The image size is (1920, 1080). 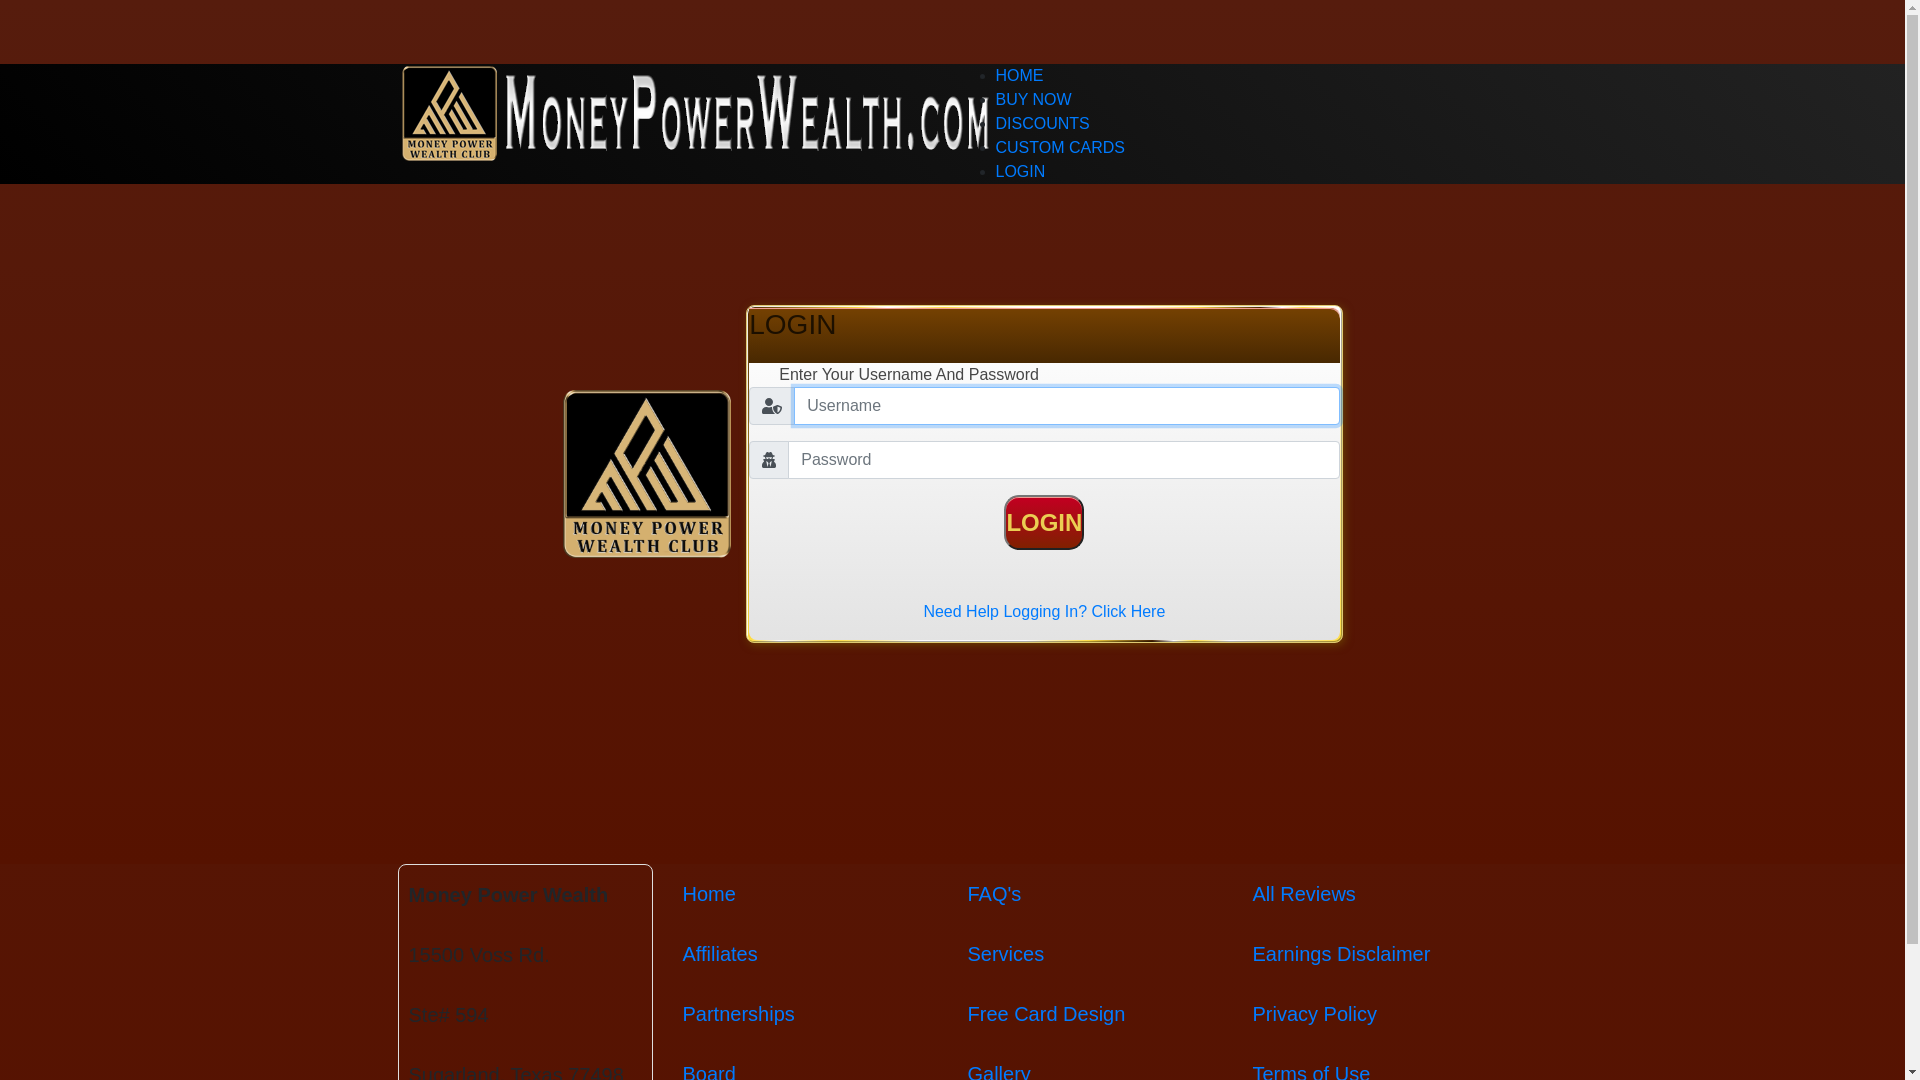 What do you see at coordinates (719, 952) in the screenshot?
I see `'Affiliates'` at bounding box center [719, 952].